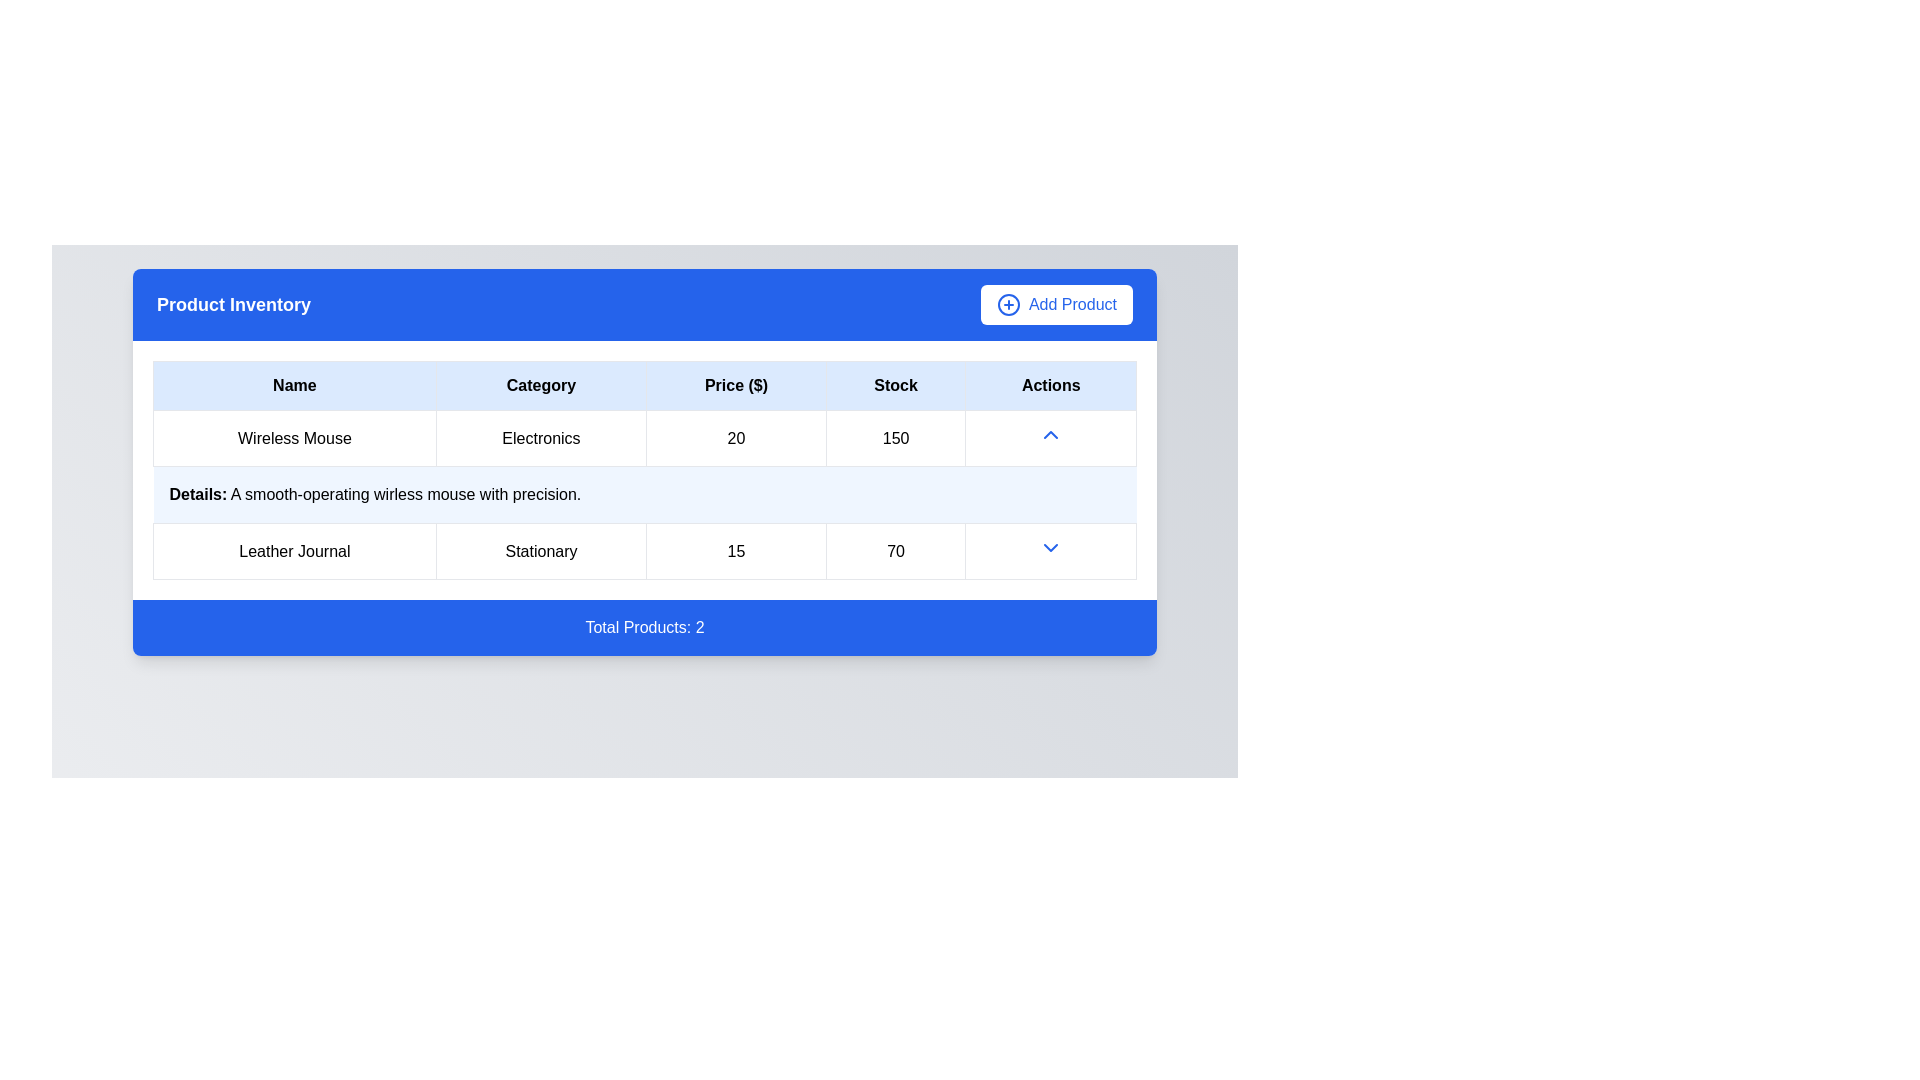 The image size is (1920, 1080). Describe the element at coordinates (1050, 434) in the screenshot. I see `the upward-pointing chevron arrow icon located in the 'Actions' column of the product table` at that location.